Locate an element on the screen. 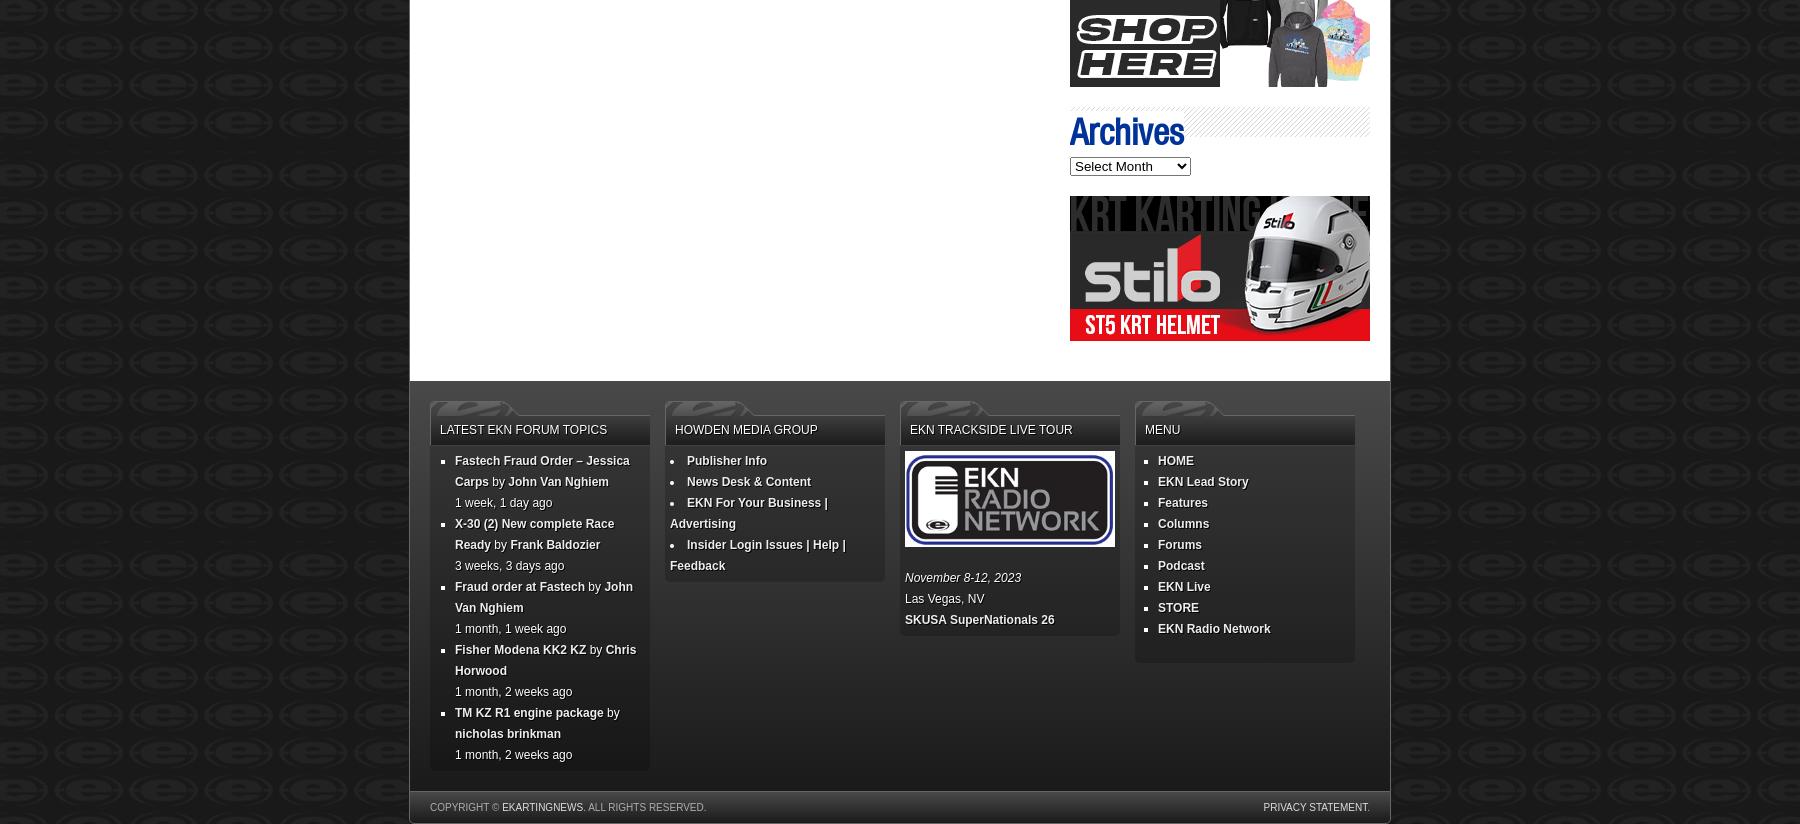  'Features' is located at coordinates (1181, 501).